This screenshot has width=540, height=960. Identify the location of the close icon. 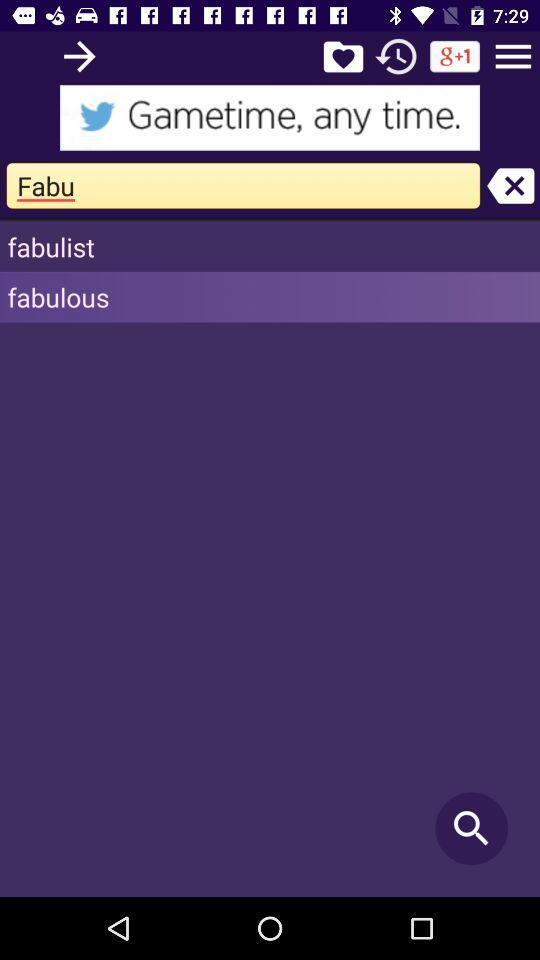
(510, 185).